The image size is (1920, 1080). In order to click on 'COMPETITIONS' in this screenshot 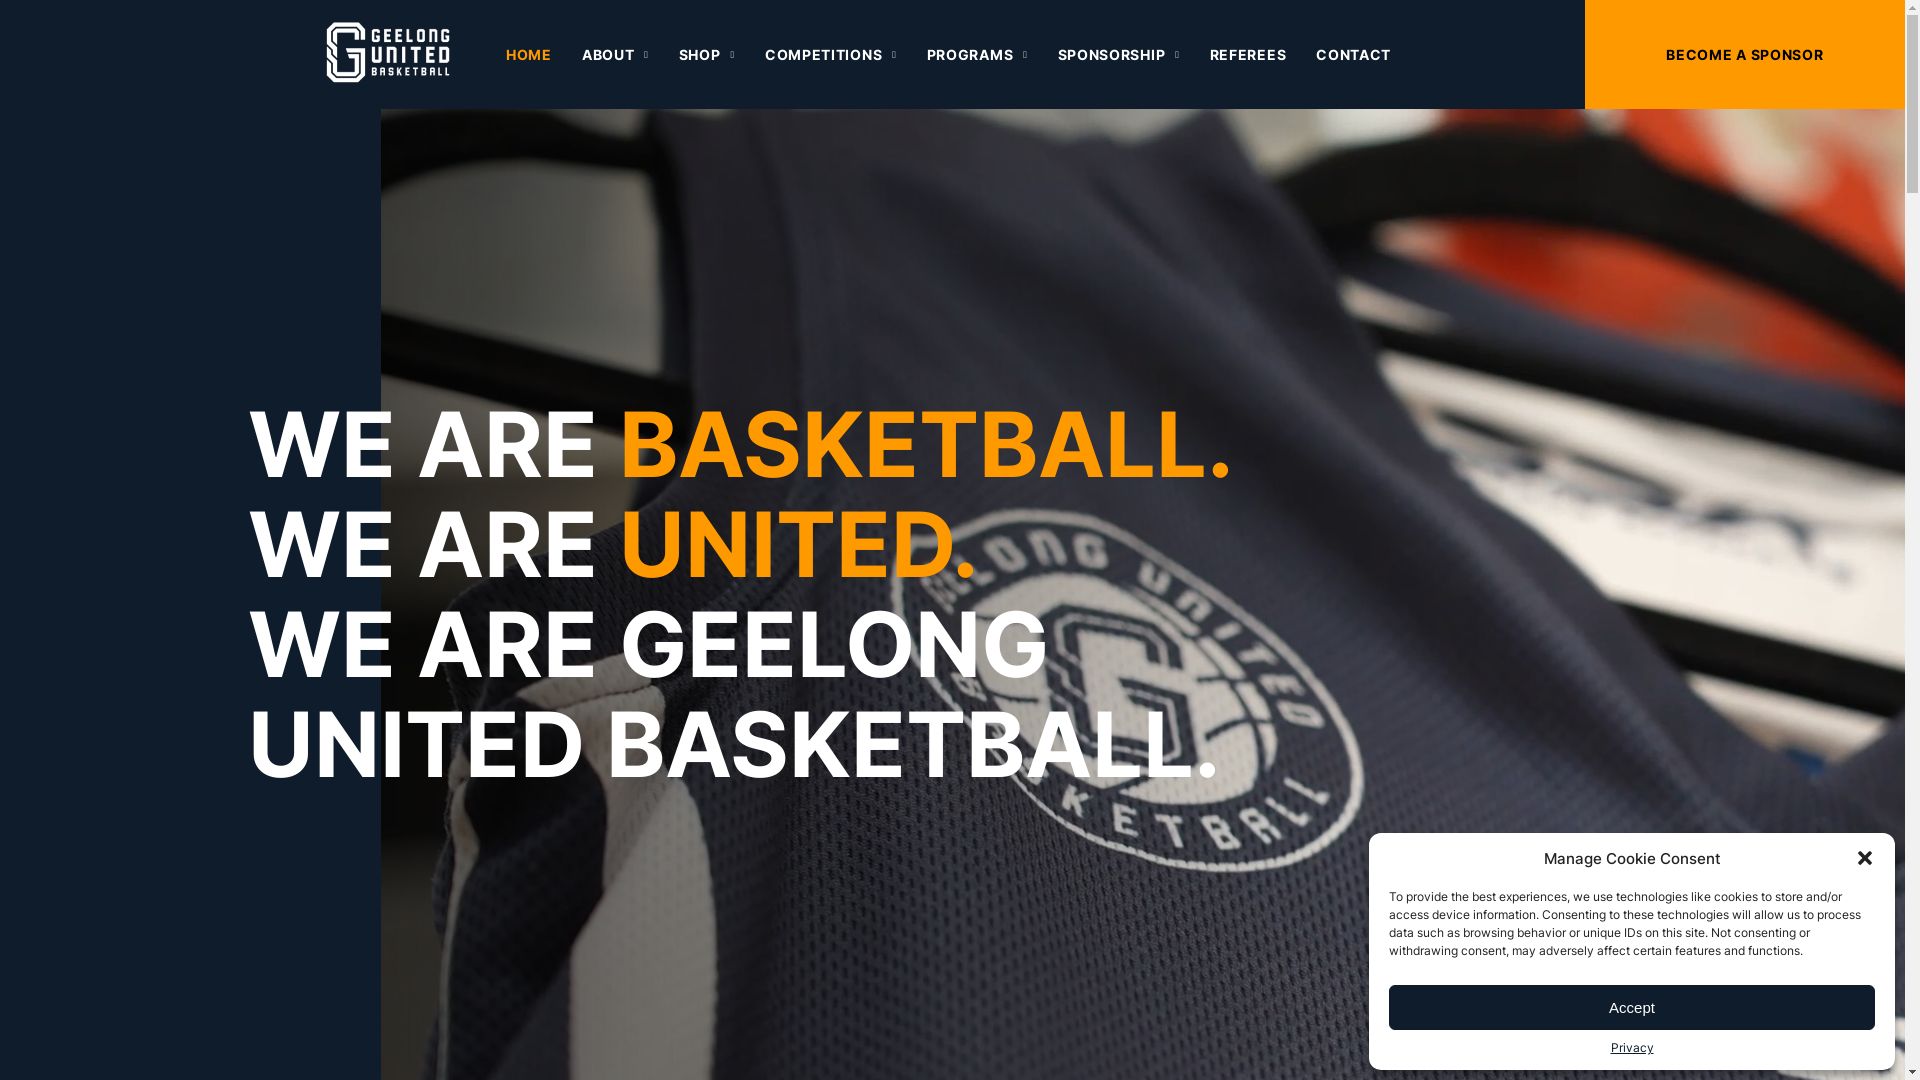, I will do `click(830, 53)`.